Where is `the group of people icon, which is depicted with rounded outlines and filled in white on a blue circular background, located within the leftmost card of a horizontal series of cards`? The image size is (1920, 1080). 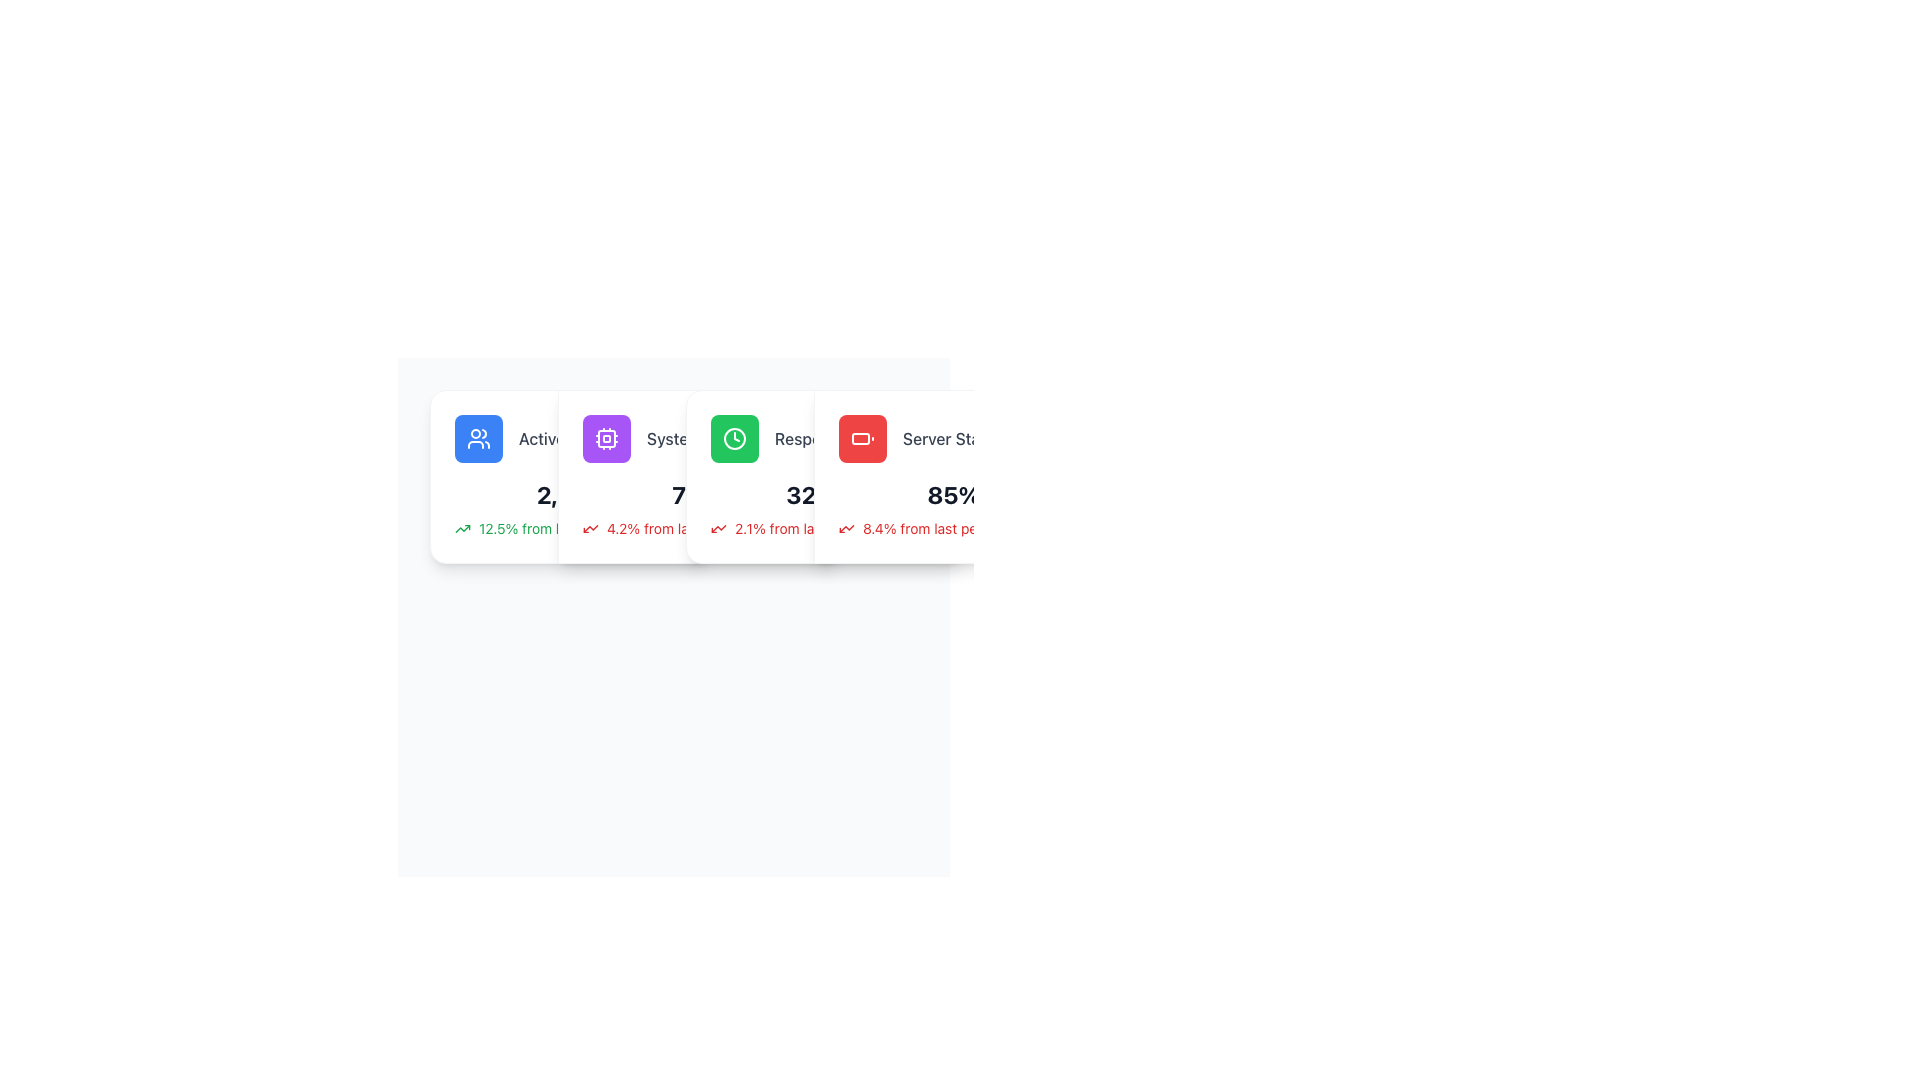 the group of people icon, which is depicted with rounded outlines and filled in white on a blue circular background, located within the leftmost card of a horizontal series of cards is located at coordinates (478, 438).